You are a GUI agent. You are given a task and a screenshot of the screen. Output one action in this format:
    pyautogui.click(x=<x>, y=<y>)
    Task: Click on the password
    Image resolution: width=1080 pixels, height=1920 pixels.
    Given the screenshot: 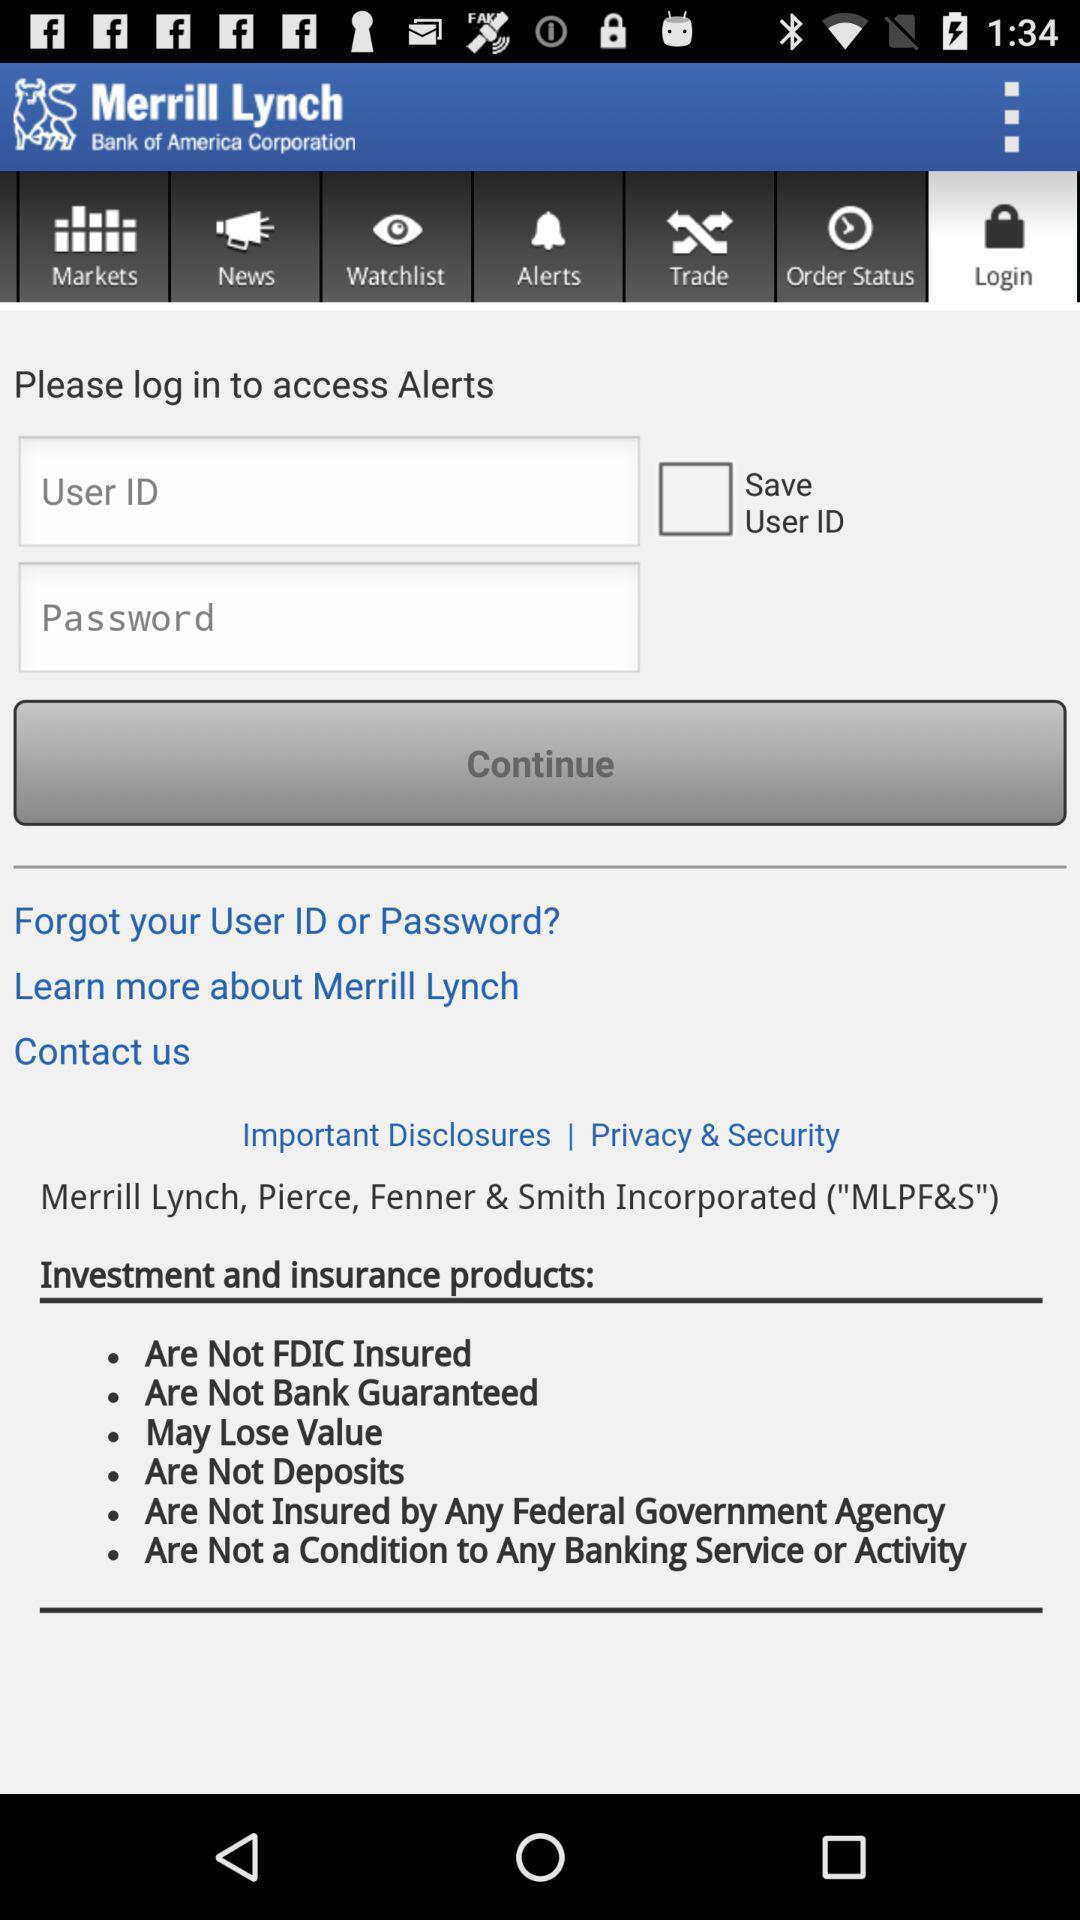 What is the action you would take?
    pyautogui.click(x=328, y=622)
    